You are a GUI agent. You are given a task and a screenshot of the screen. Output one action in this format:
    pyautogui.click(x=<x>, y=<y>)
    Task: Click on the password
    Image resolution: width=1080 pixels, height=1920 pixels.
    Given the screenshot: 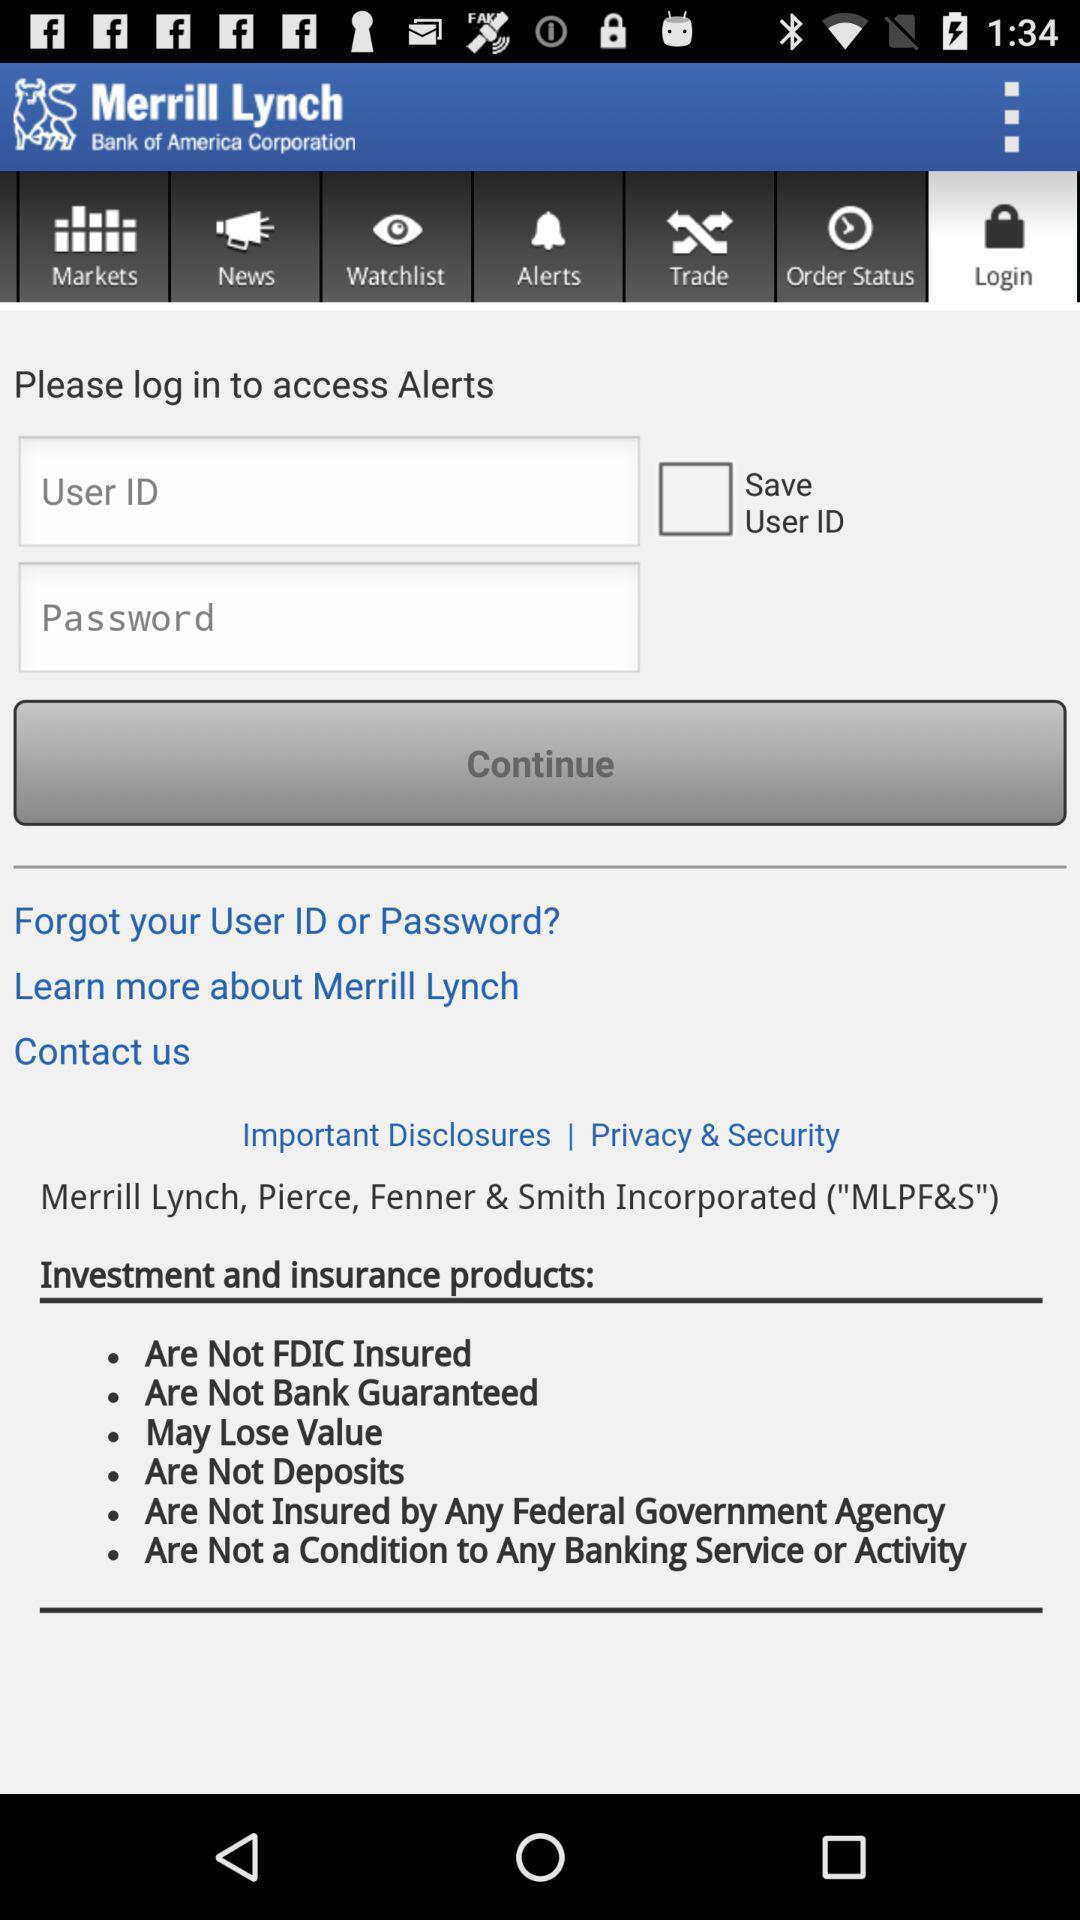 What is the action you would take?
    pyautogui.click(x=328, y=622)
    